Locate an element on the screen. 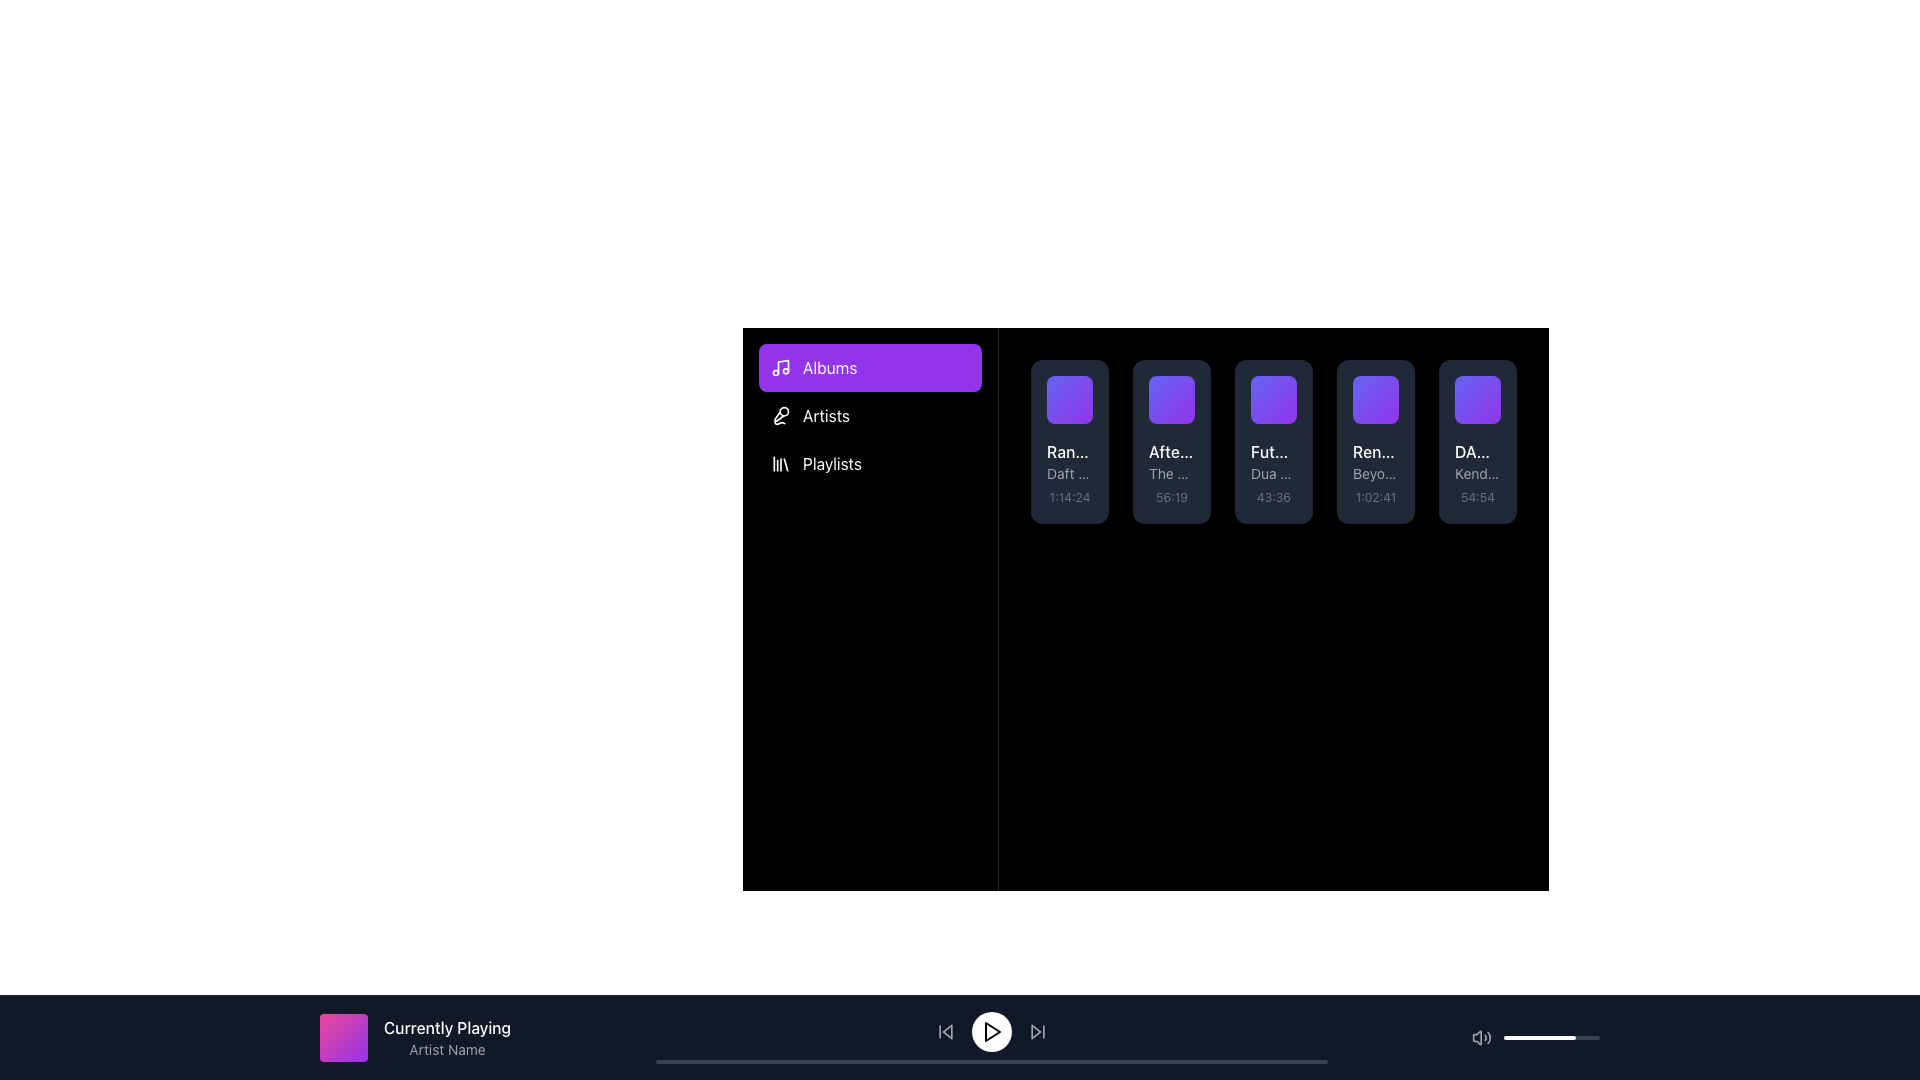  the musical note icon located in the purple rectangular area of the sidebar navigation menu is located at coordinates (780, 367).